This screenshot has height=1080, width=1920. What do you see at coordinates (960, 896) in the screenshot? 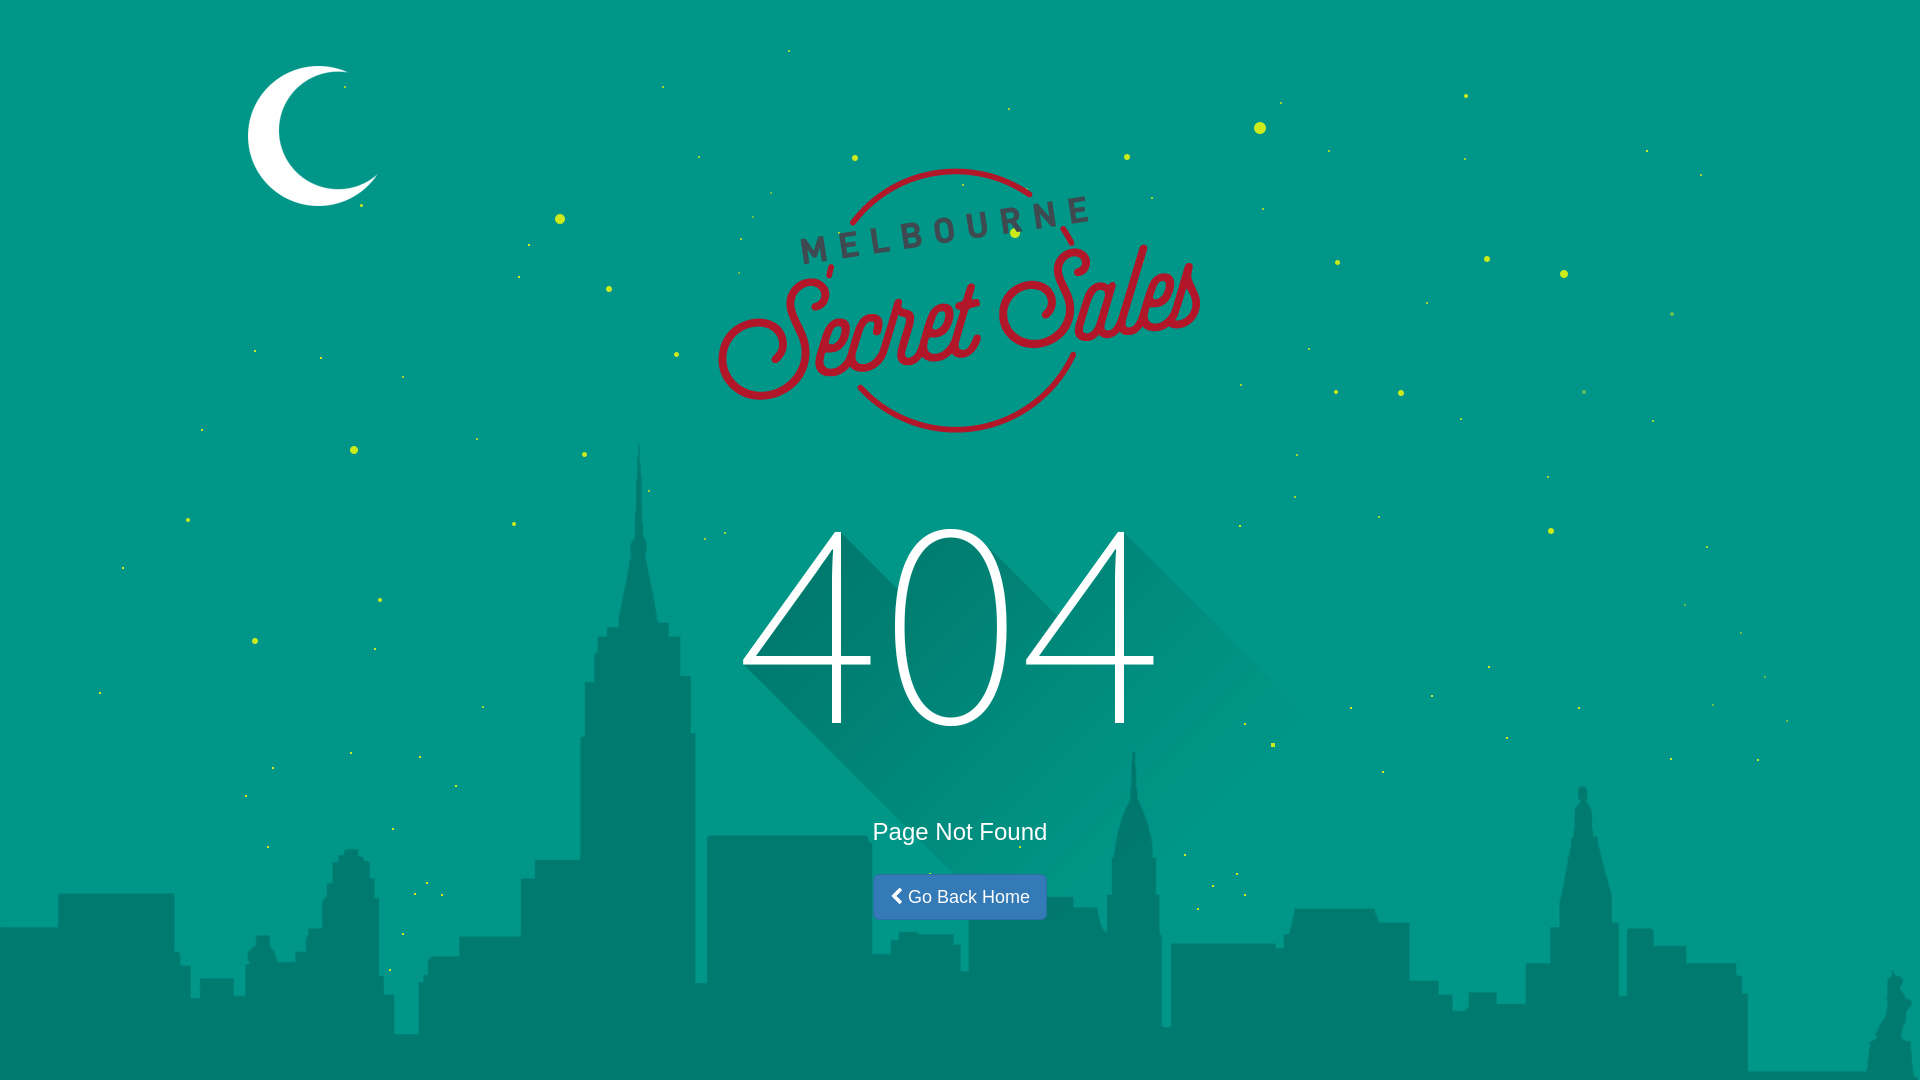
I see `'Go Back Home'` at bounding box center [960, 896].